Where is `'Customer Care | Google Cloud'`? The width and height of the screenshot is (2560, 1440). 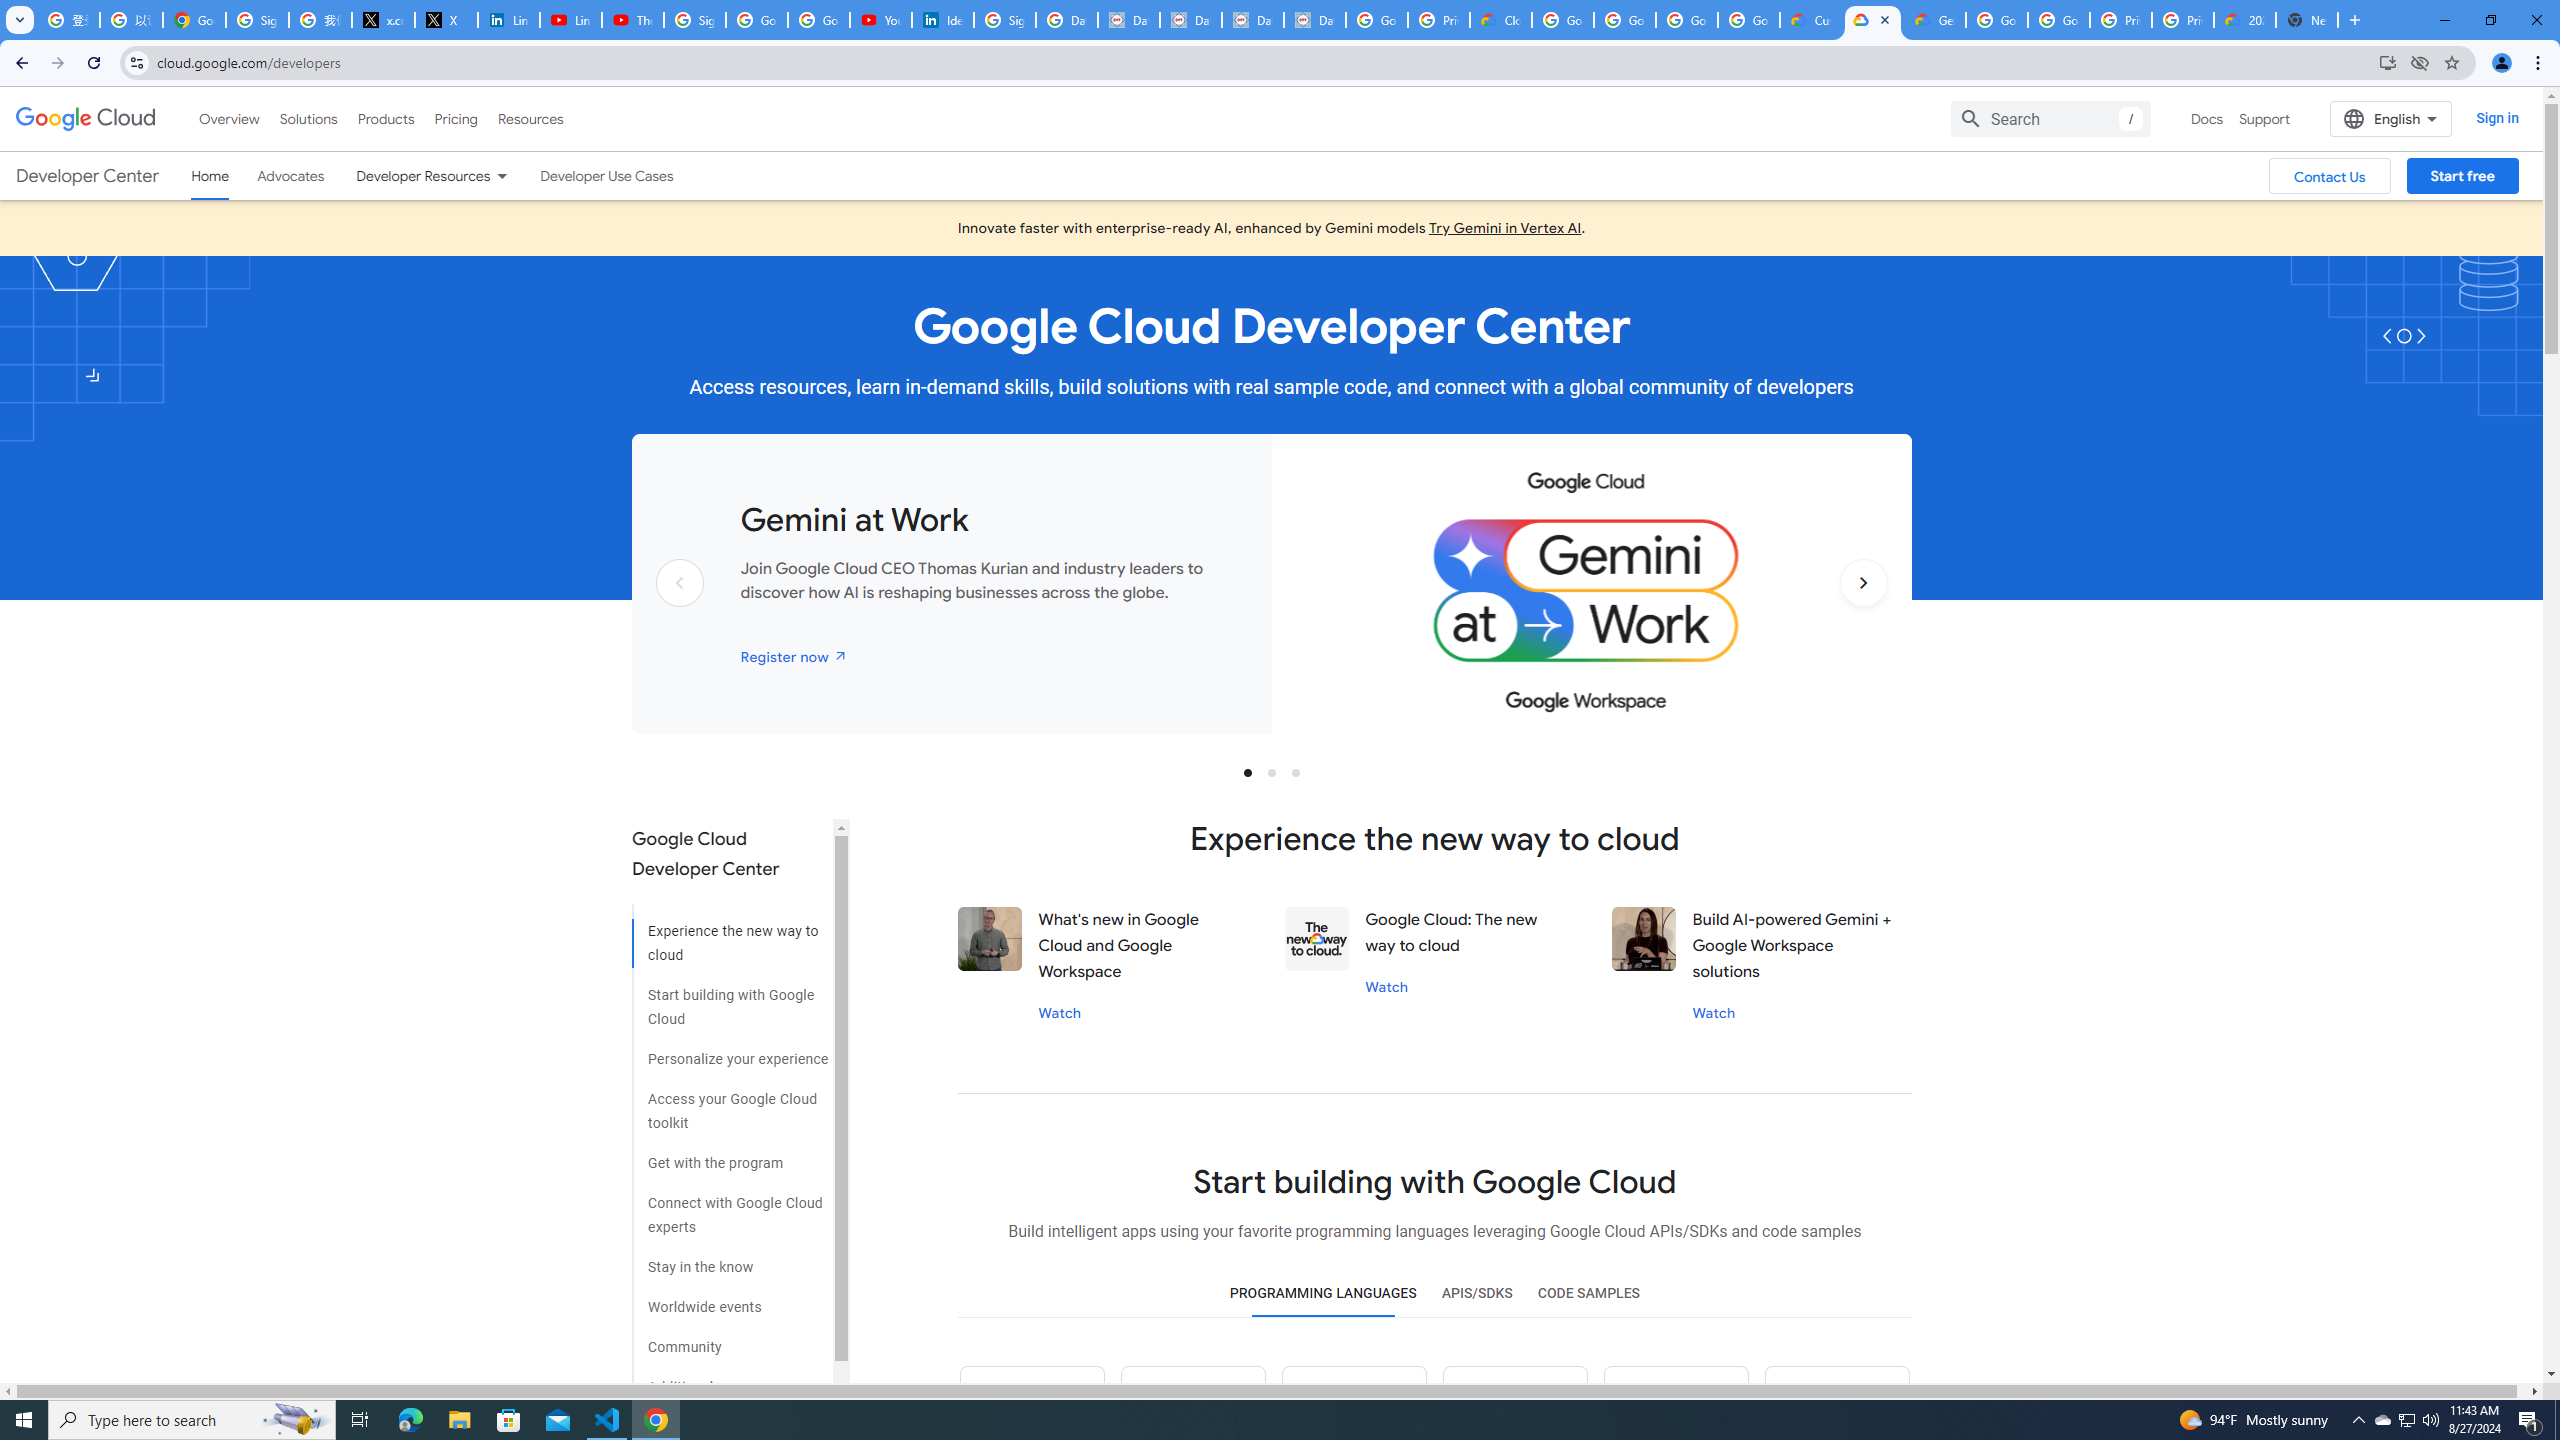 'Customer Care | Google Cloud' is located at coordinates (1810, 19).